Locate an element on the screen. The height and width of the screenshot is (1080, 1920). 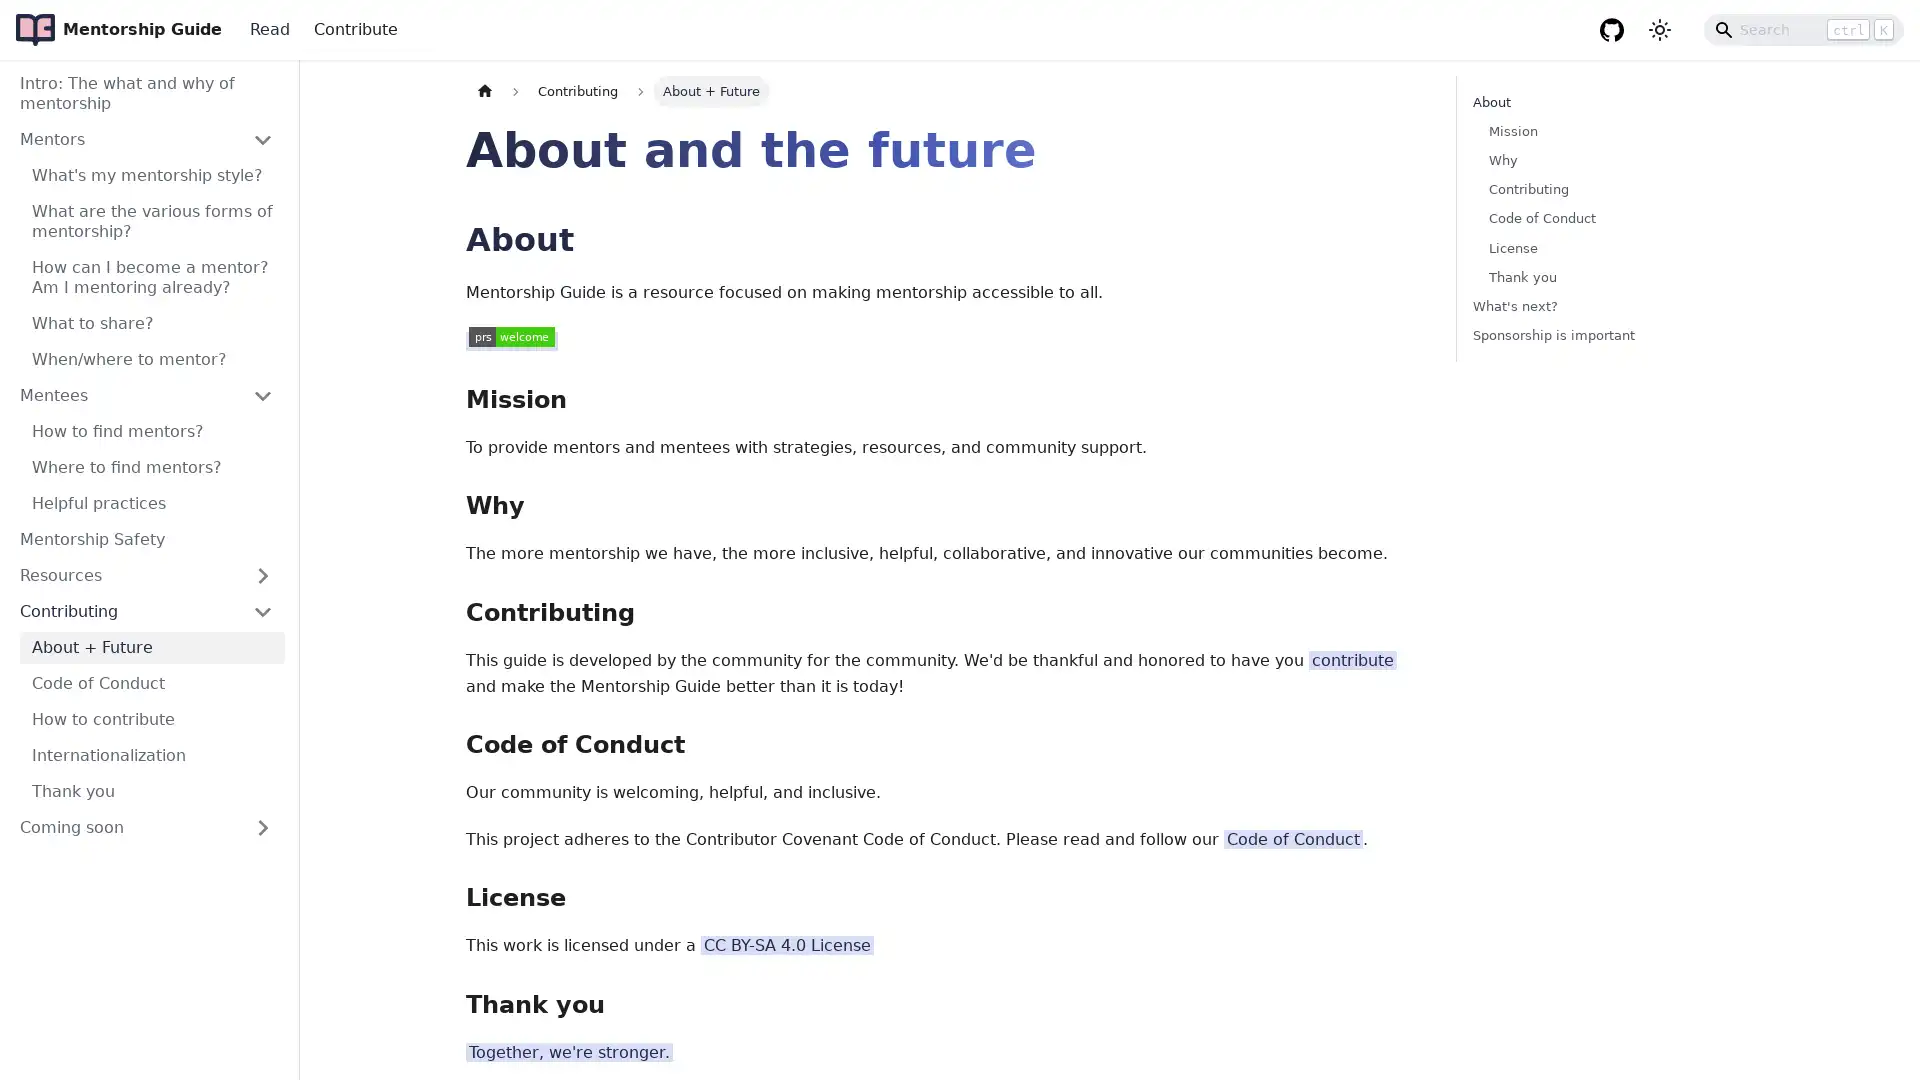
Toggle the collapsible sidebar category 'Resources' is located at coordinates (262, 575).